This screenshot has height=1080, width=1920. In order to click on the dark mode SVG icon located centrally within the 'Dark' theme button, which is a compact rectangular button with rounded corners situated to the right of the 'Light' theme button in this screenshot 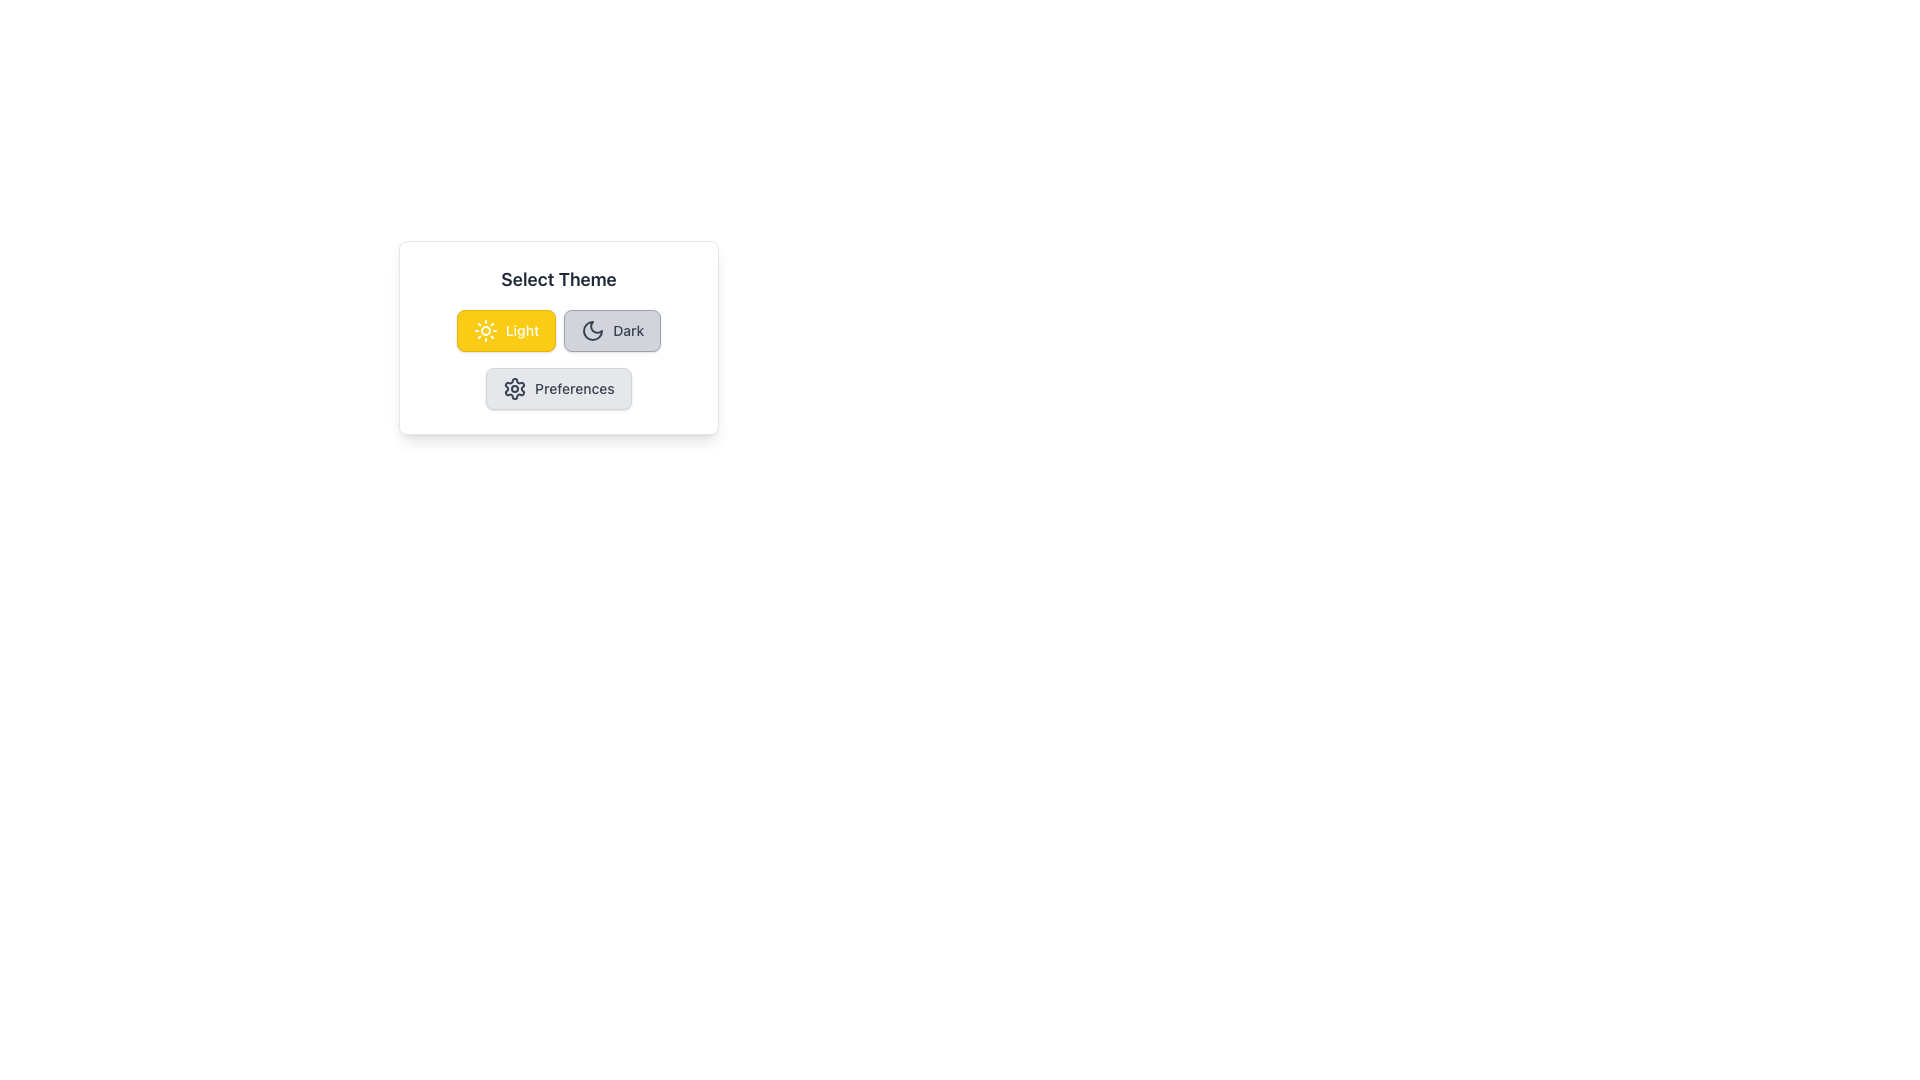, I will do `click(592, 330)`.